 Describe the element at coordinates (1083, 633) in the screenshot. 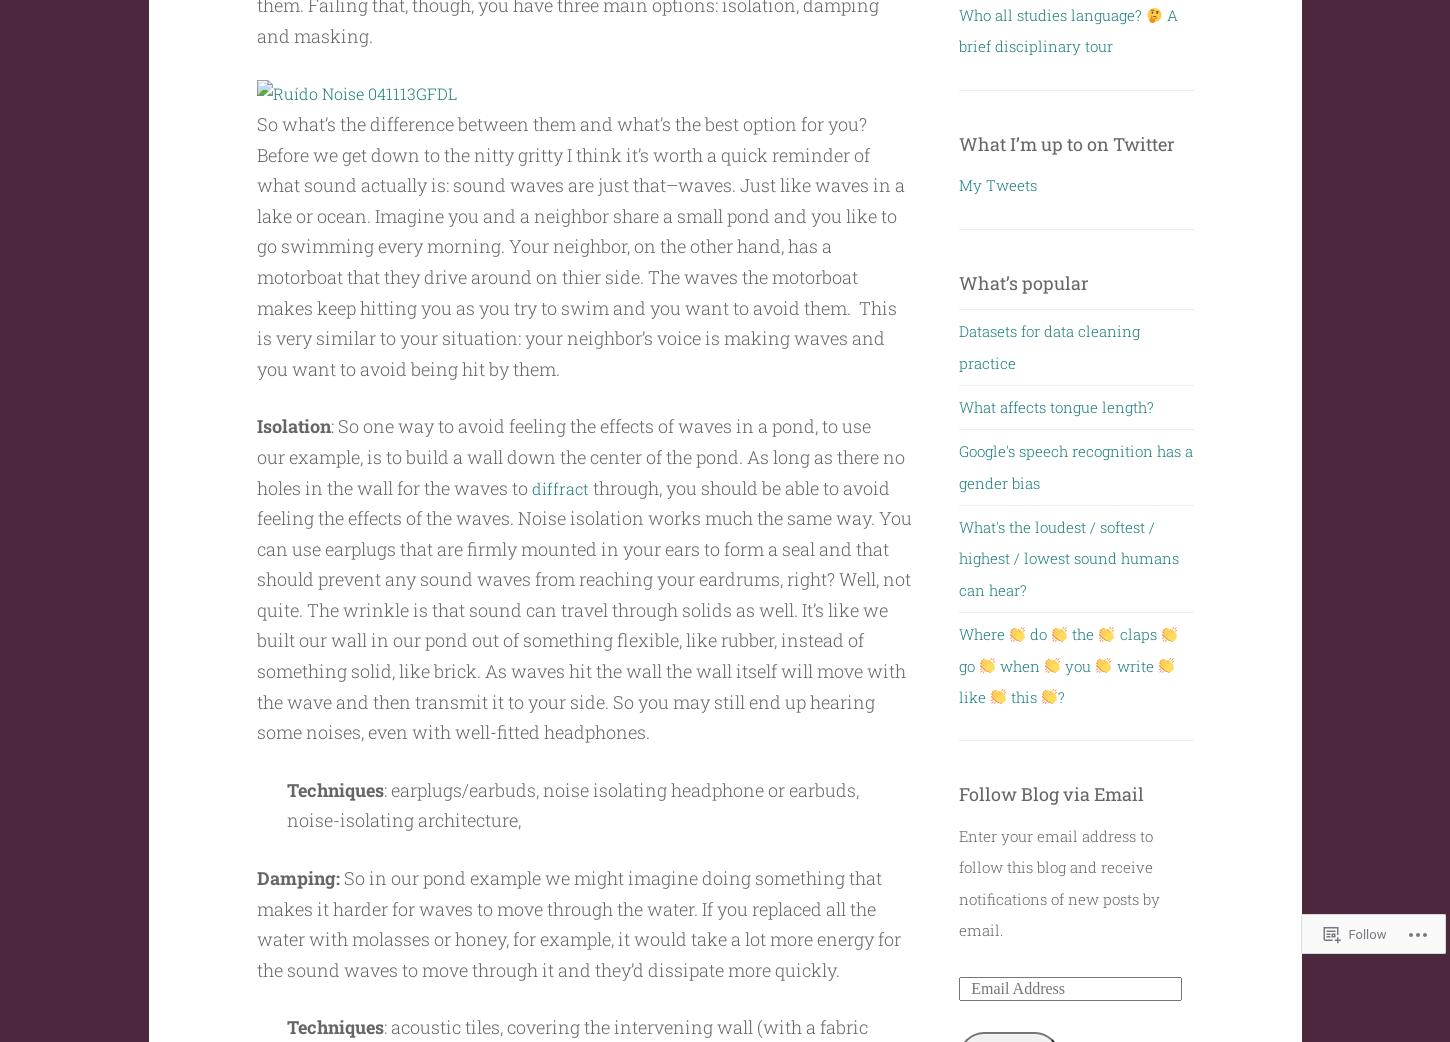

I see `'the'` at that location.